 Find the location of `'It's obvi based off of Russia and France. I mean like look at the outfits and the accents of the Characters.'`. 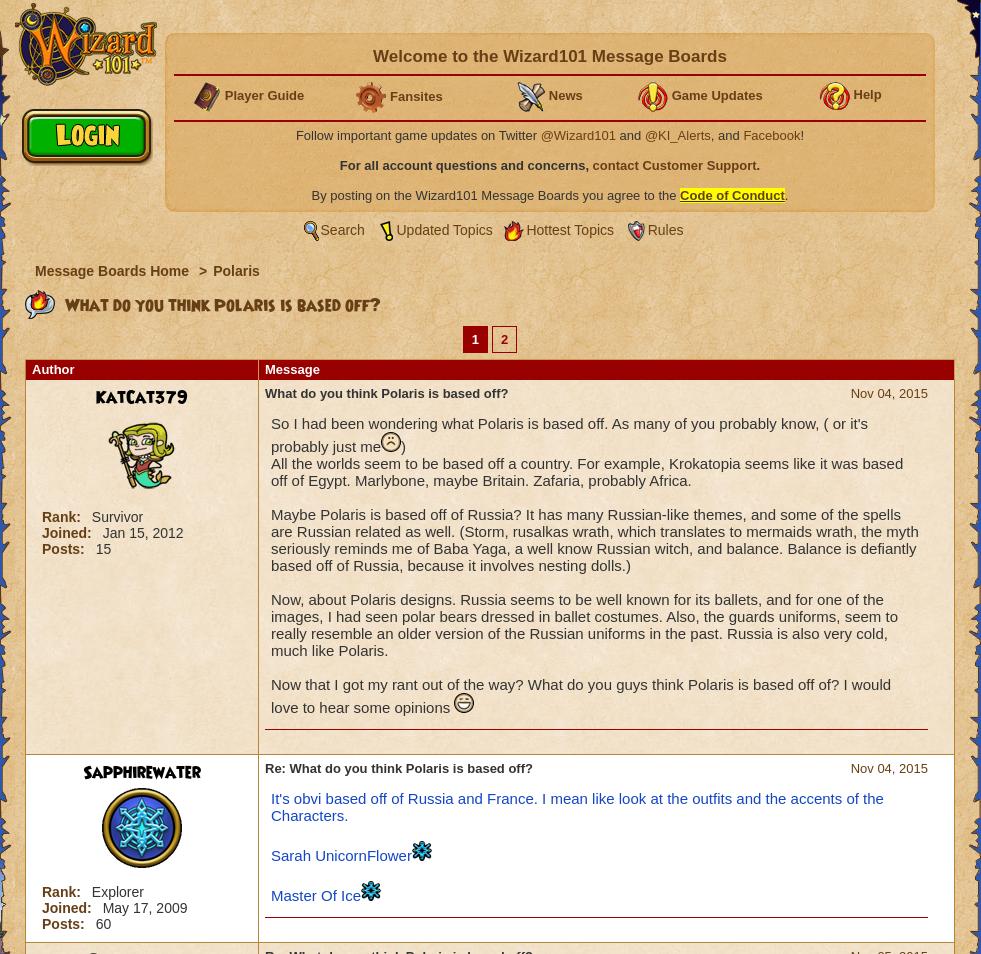

'It's obvi based off of Russia and France. I mean like look at the outfits and the accents of the Characters.' is located at coordinates (577, 806).